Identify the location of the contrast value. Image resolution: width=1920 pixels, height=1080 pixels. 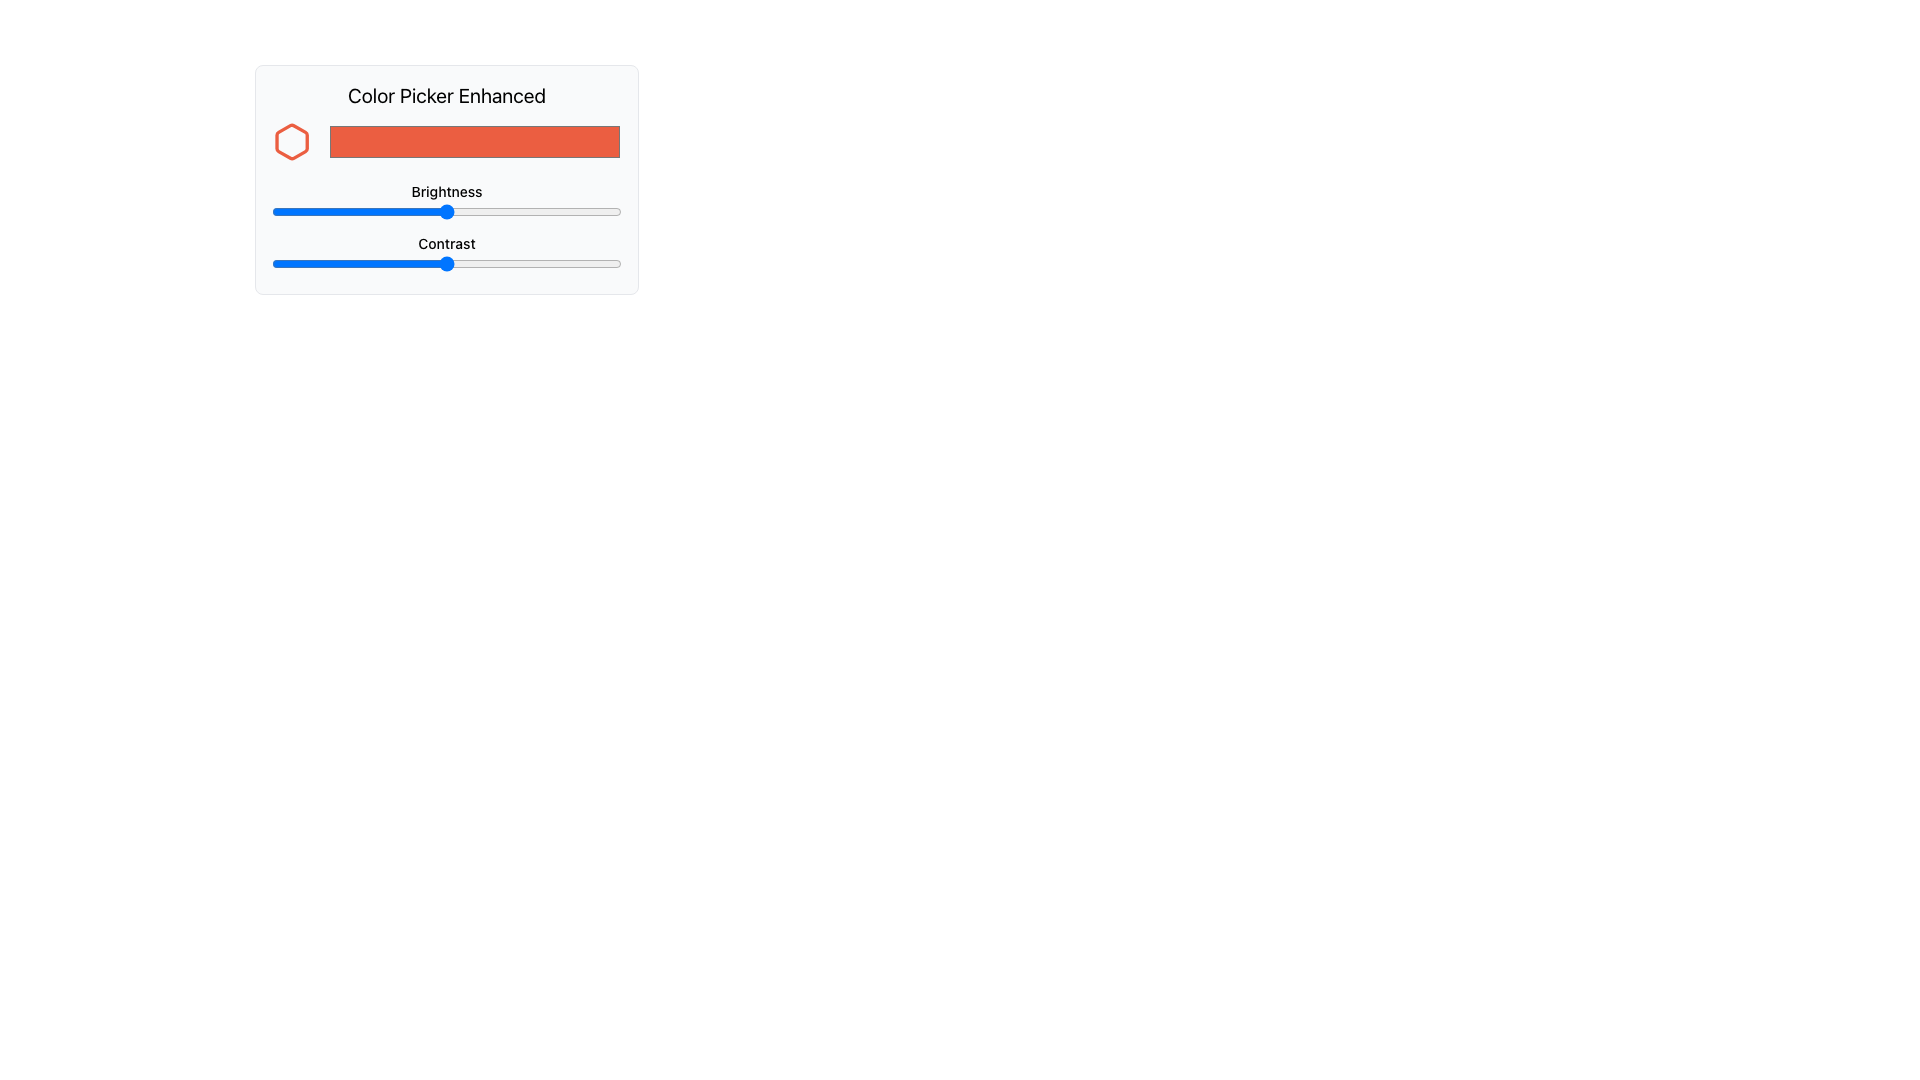
(390, 262).